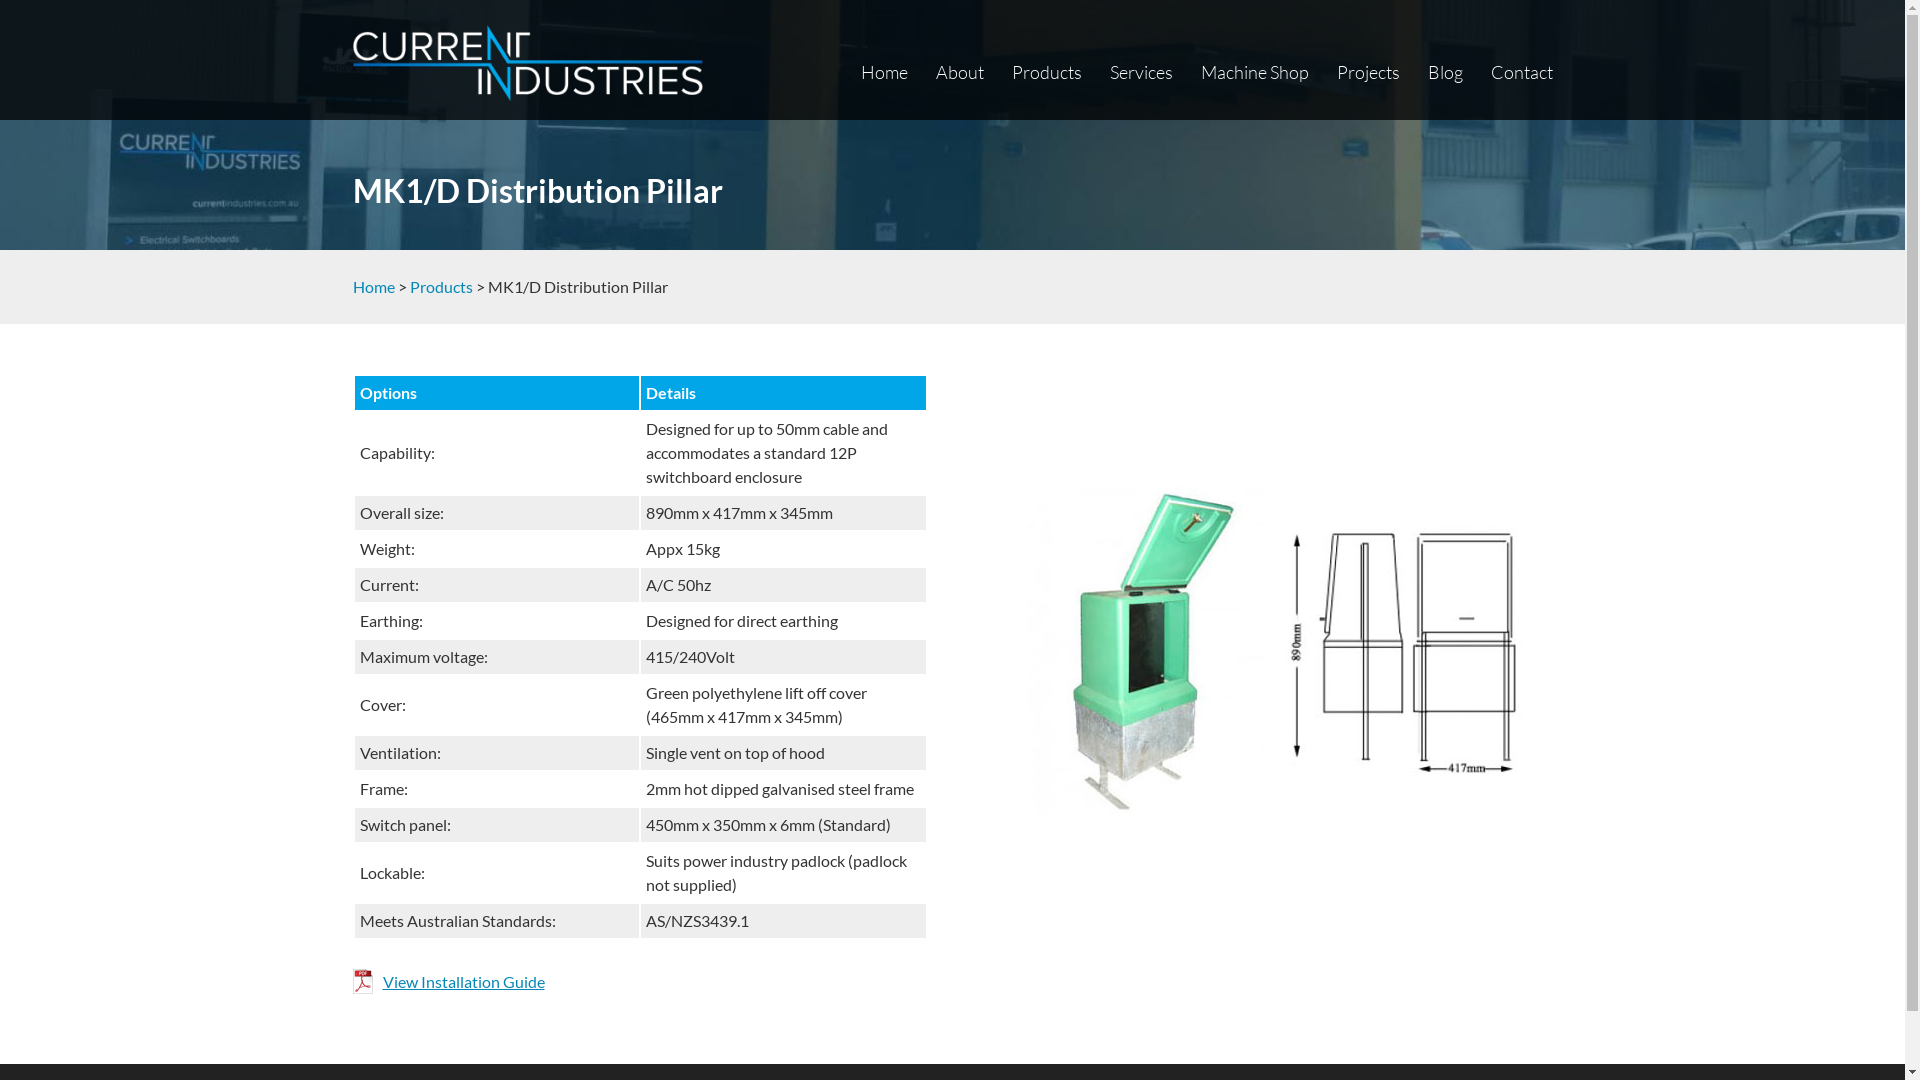 This screenshot has height=1080, width=1920. I want to click on 'Projects', so click(1335, 71).